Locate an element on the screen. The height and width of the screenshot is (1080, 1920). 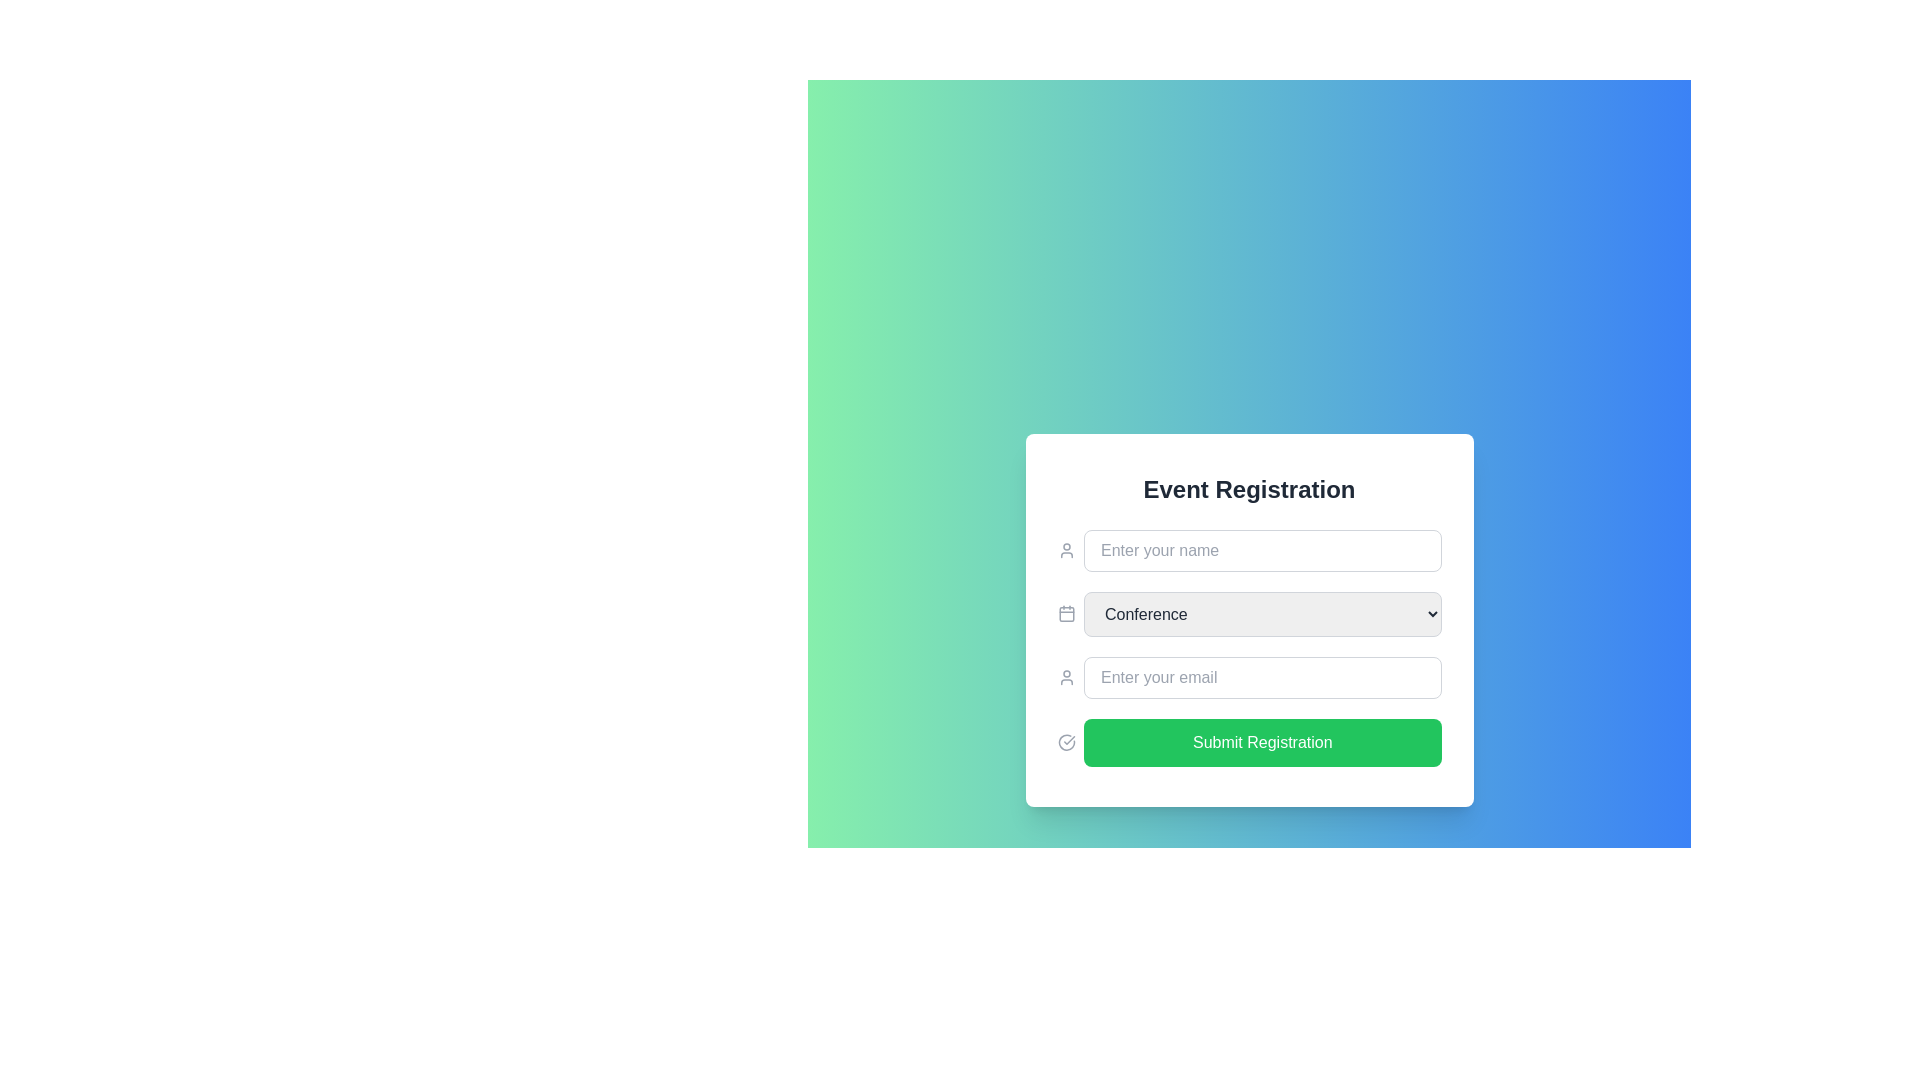
the dropdown menu that is styled with borders and a rounded rectangle shape, displaying 'Conference' as the selected option is located at coordinates (1261, 612).